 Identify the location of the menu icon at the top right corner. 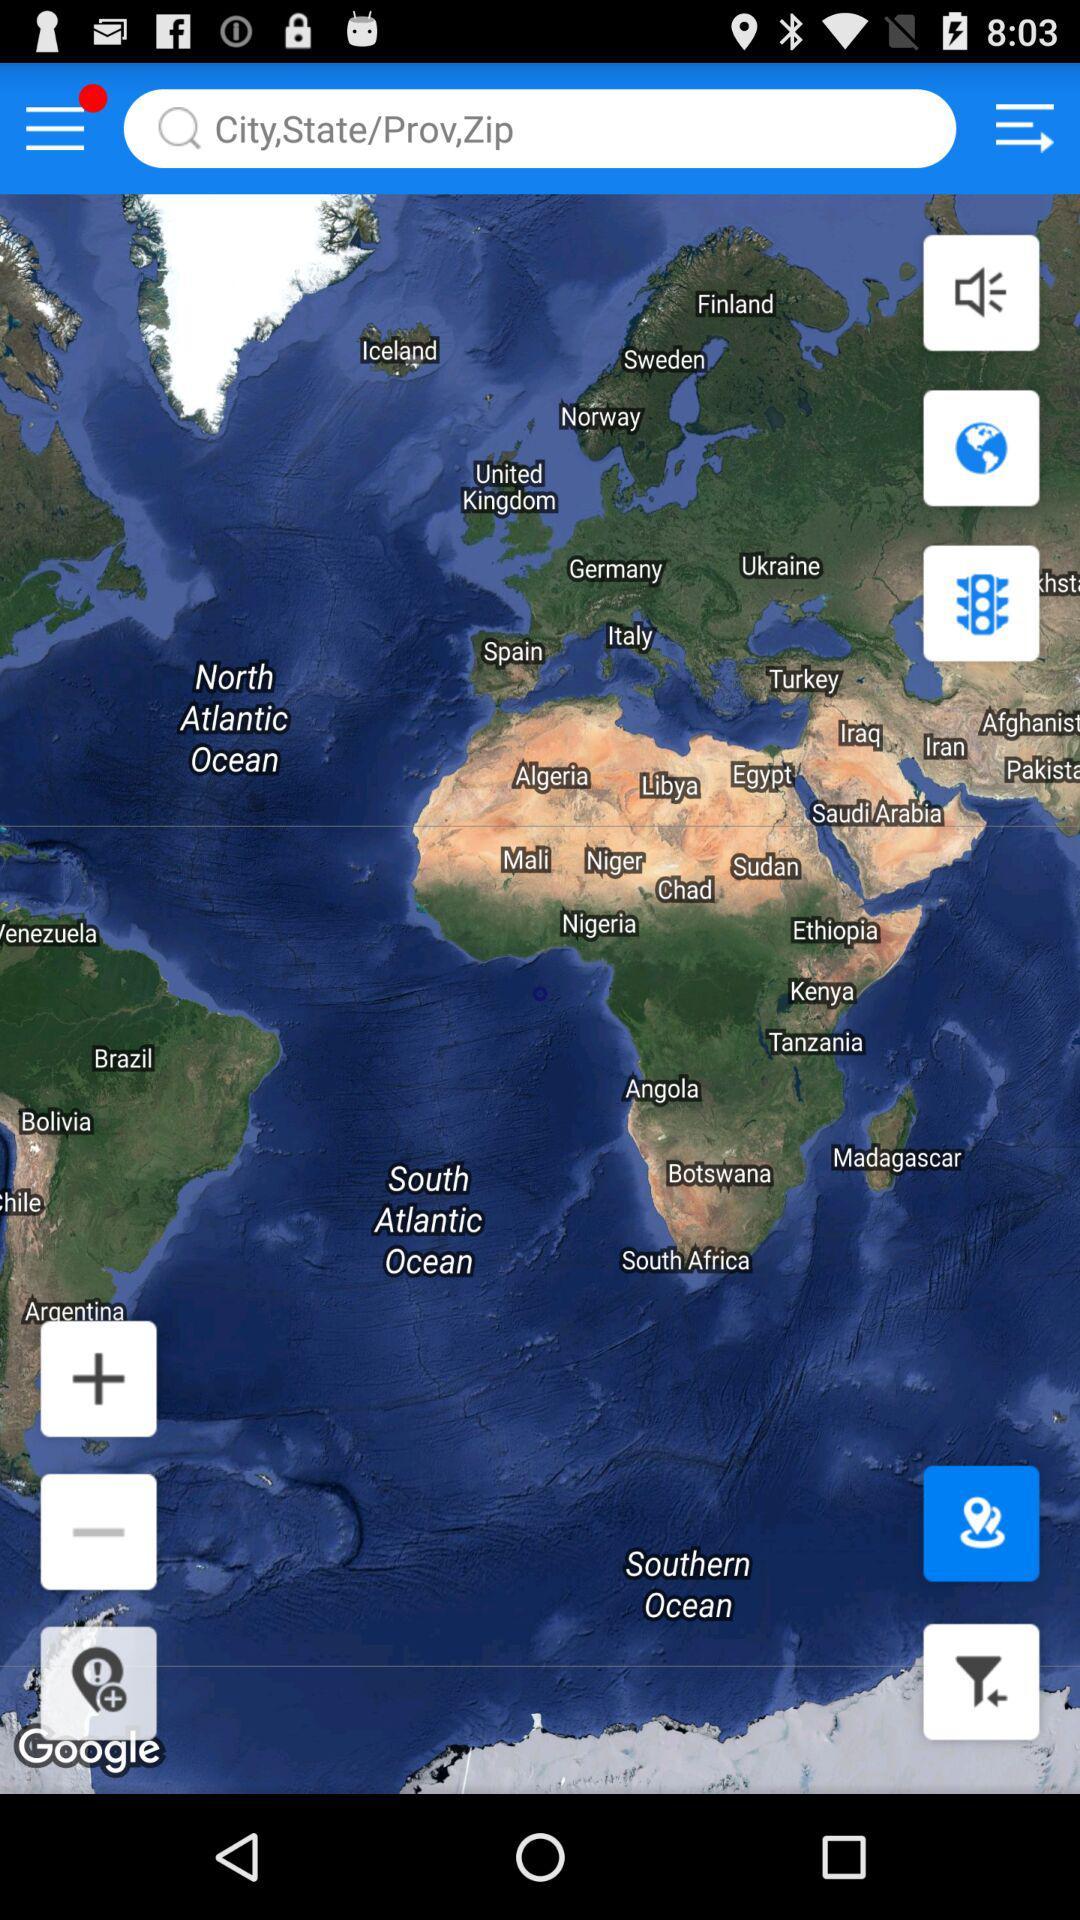
(1025, 128).